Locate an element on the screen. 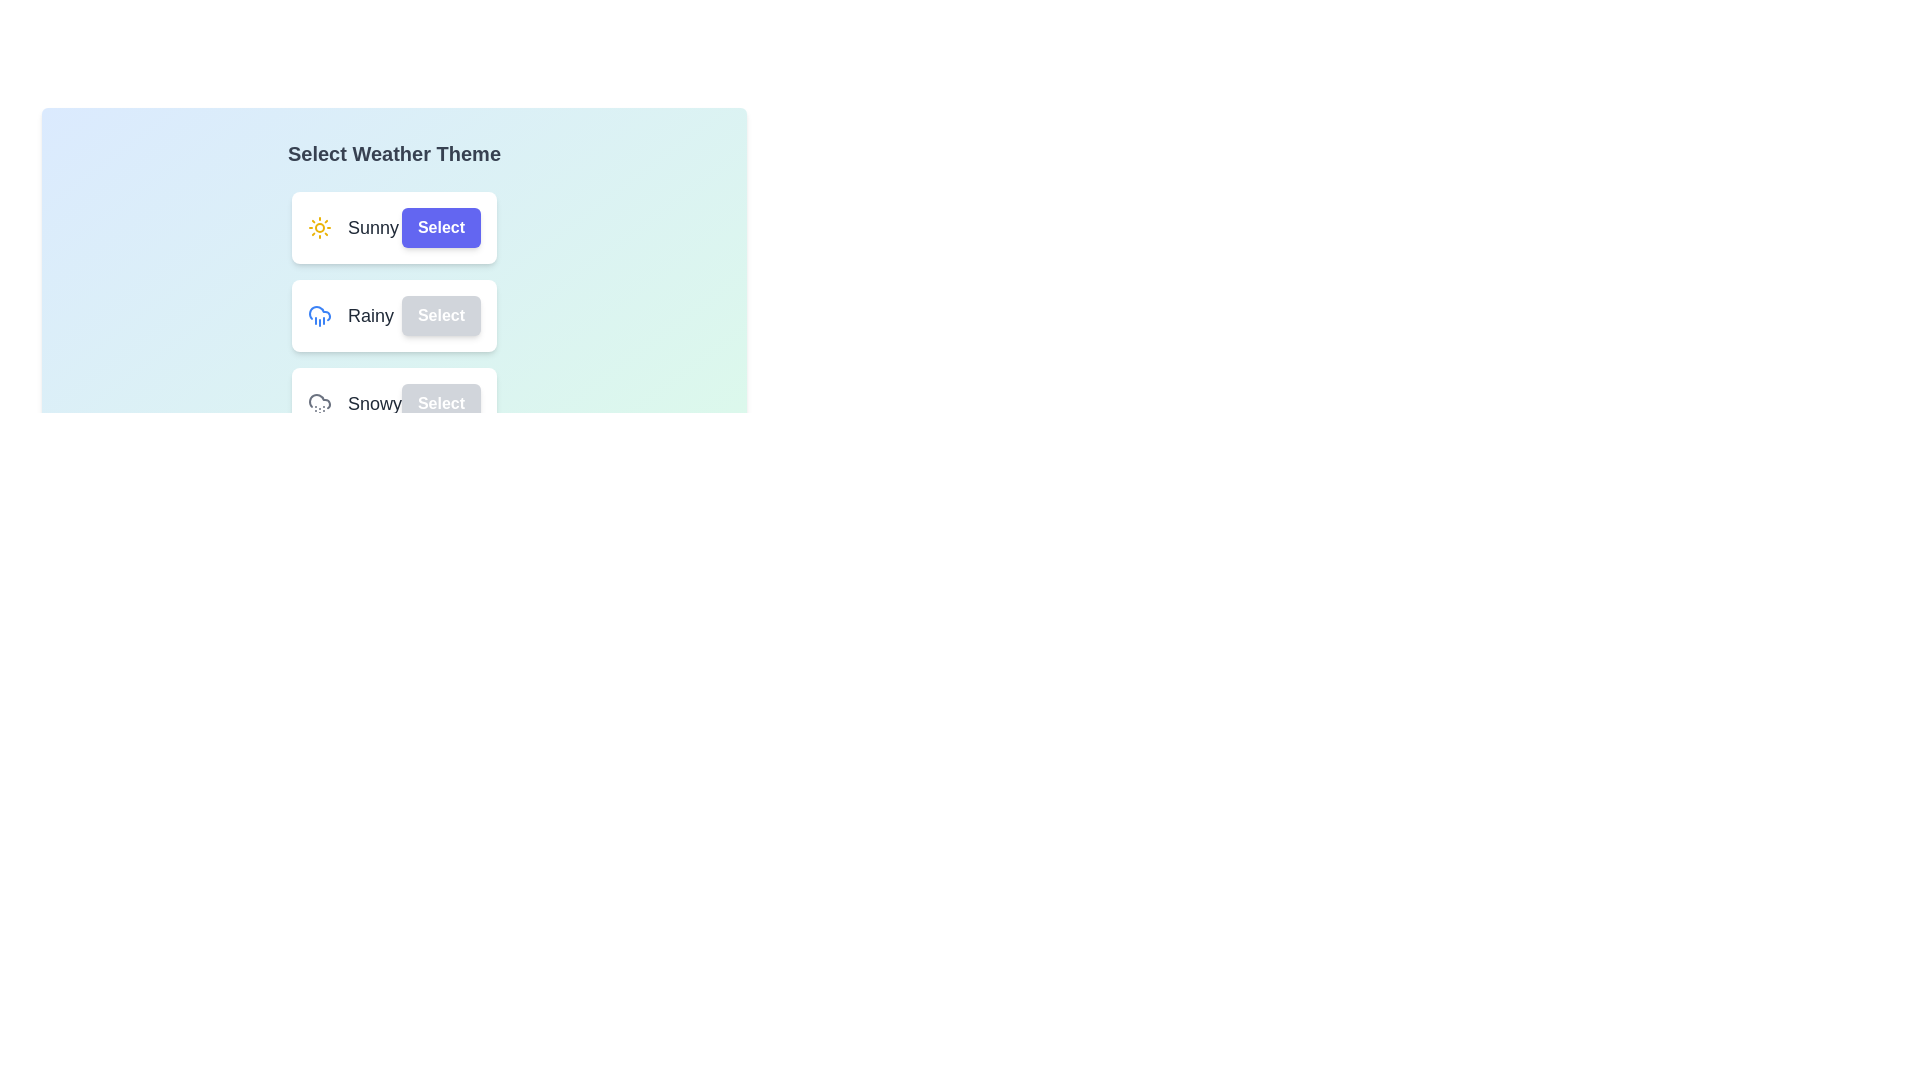  the 'Select' button corresponding to the weather theme Rainy is located at coordinates (440, 315).